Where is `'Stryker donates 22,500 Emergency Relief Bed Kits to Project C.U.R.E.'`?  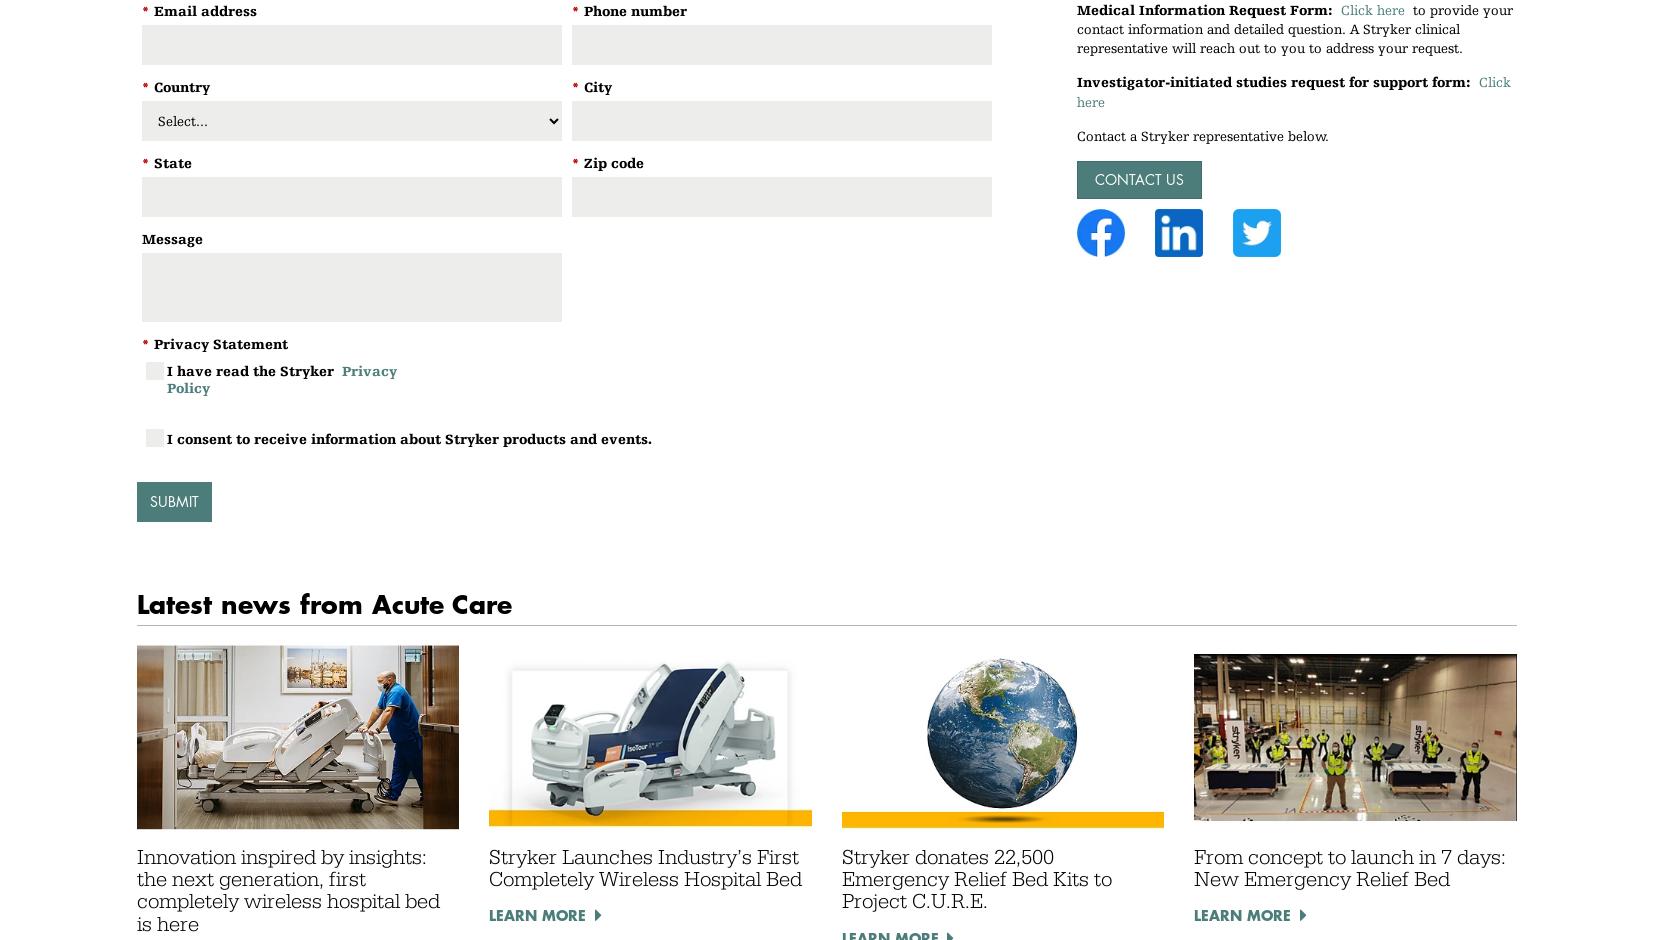 'Stryker donates 22,500 Emergency Relief Bed Kits to Project C.U.R.E.' is located at coordinates (975, 878).